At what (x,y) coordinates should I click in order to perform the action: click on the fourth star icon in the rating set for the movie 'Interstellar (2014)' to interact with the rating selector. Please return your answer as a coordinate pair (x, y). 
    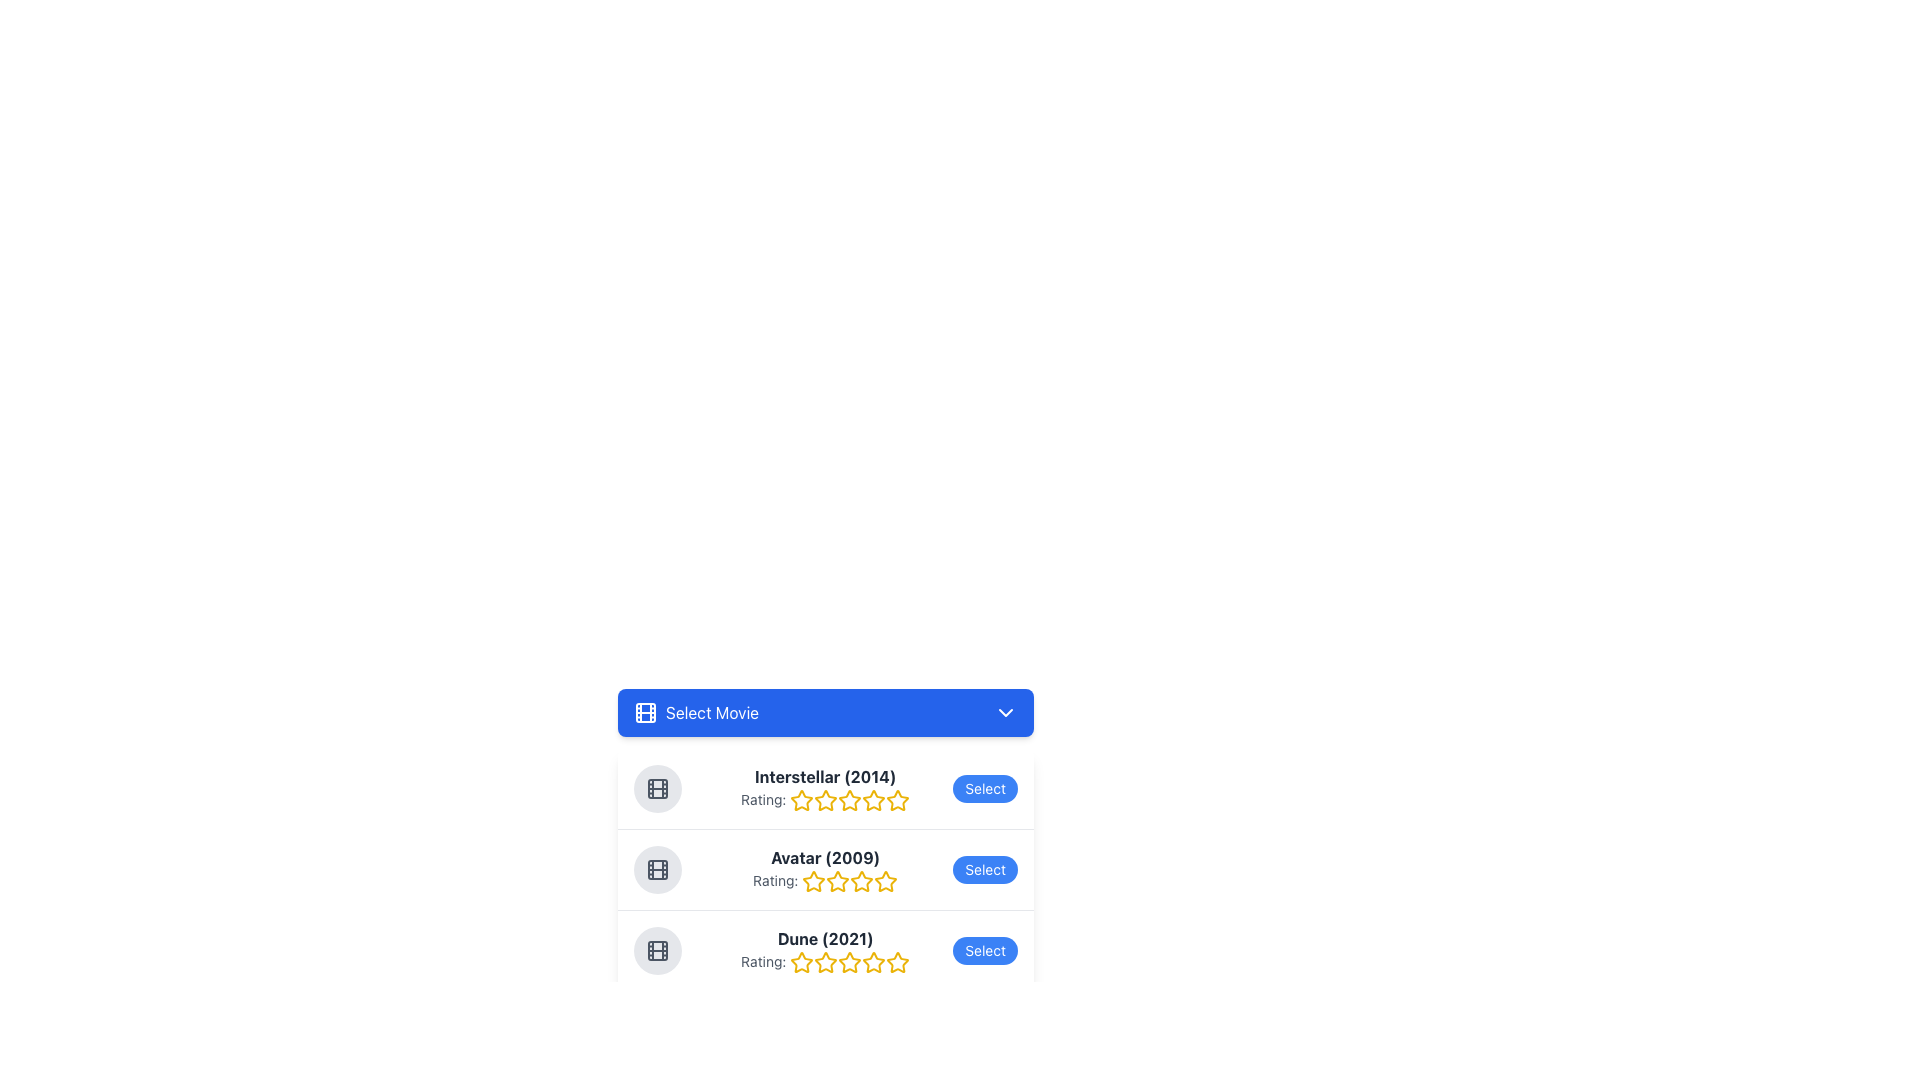
    Looking at the image, I should click on (897, 799).